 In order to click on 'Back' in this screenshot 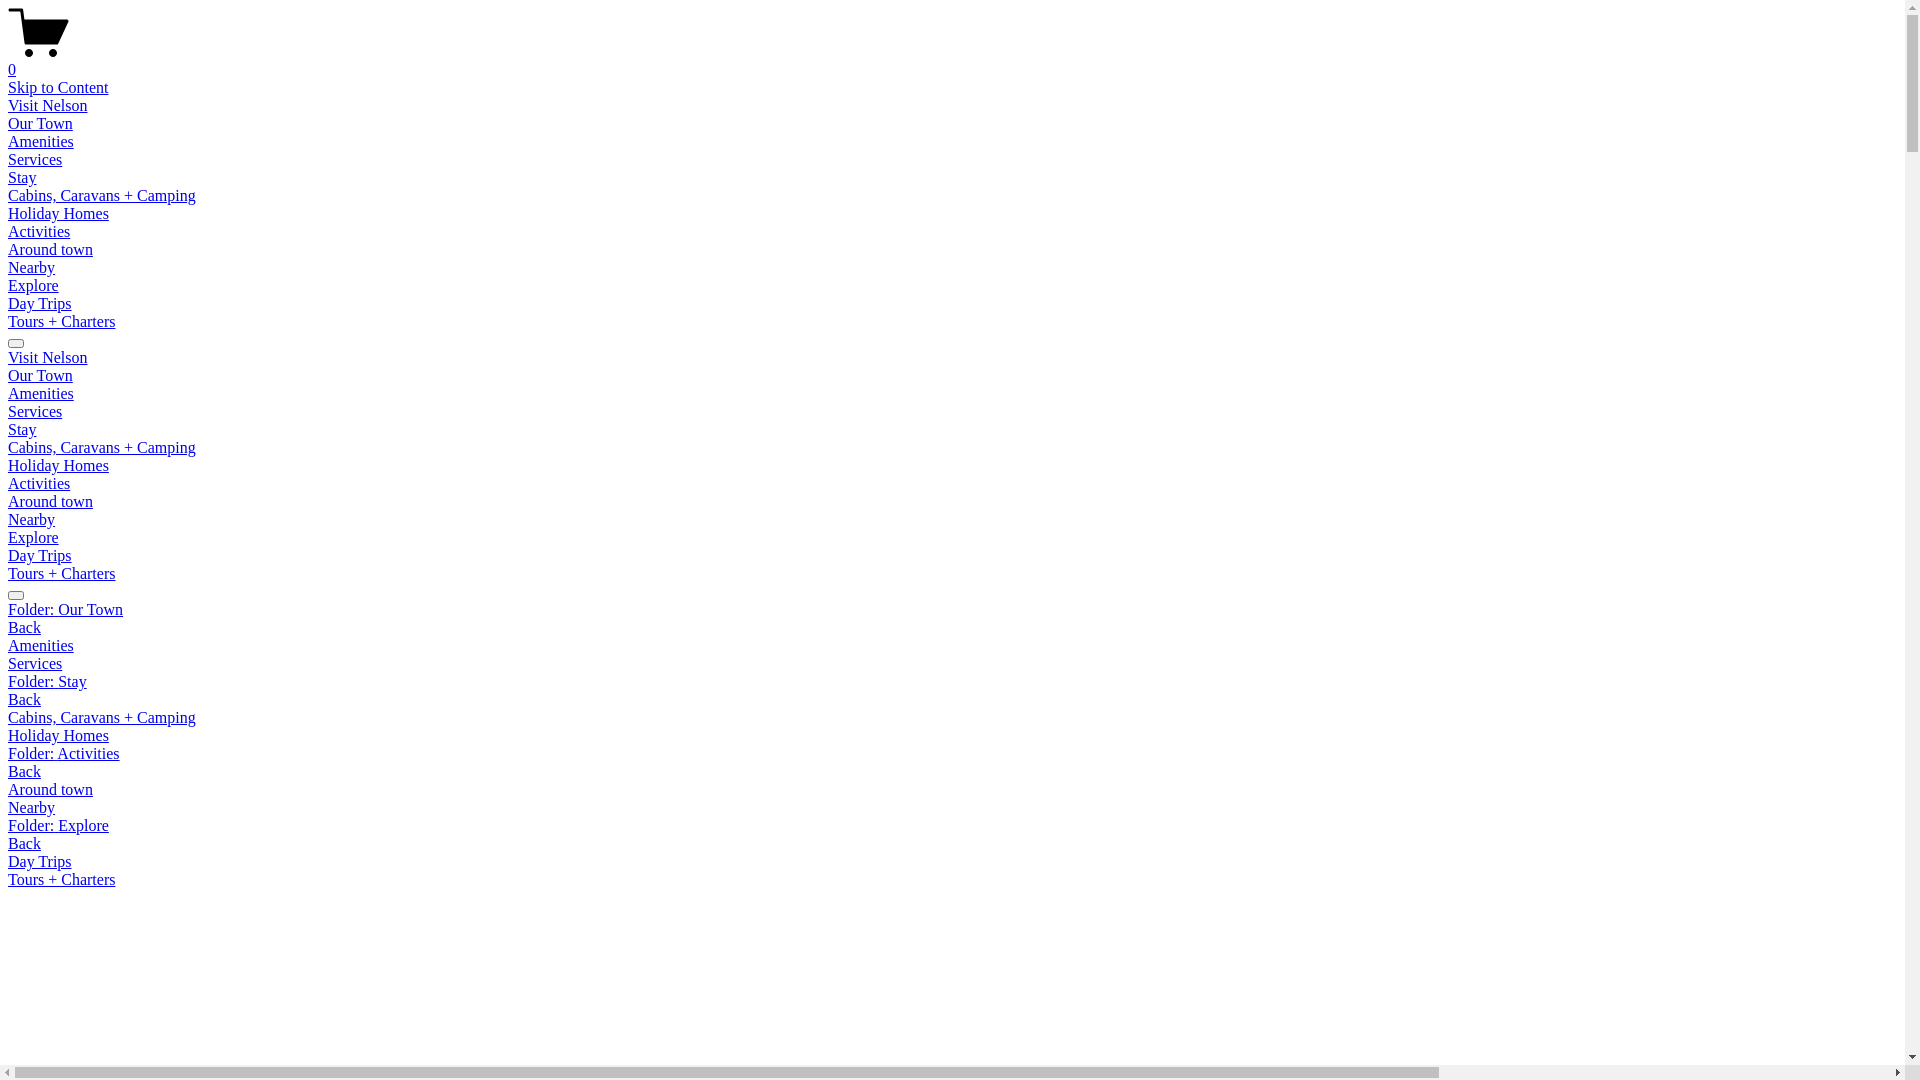, I will do `click(24, 770)`.